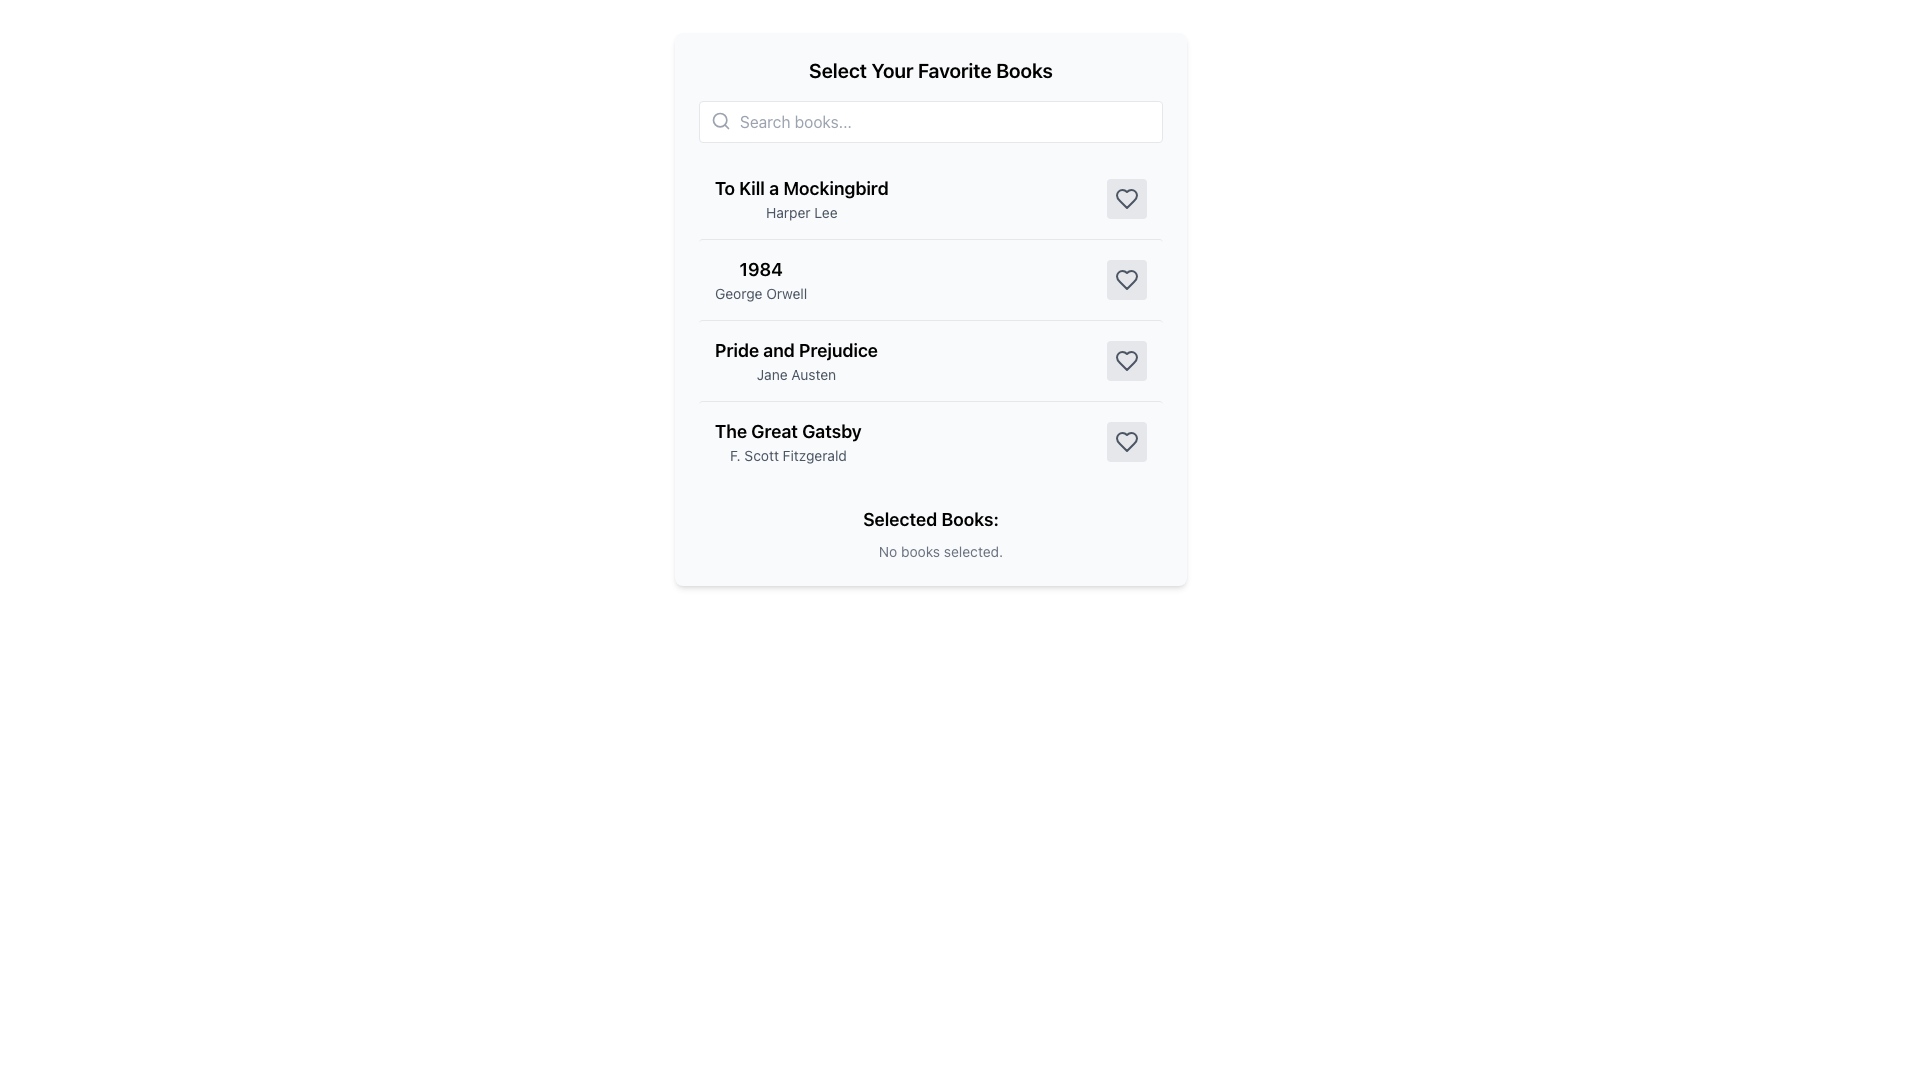 Image resolution: width=1920 pixels, height=1080 pixels. Describe the element at coordinates (787, 441) in the screenshot. I see `the text element displaying the book title 'The Great Gatsby' and author, which is the fourth item in the list under 'Select Your Favorite Books.'` at that location.